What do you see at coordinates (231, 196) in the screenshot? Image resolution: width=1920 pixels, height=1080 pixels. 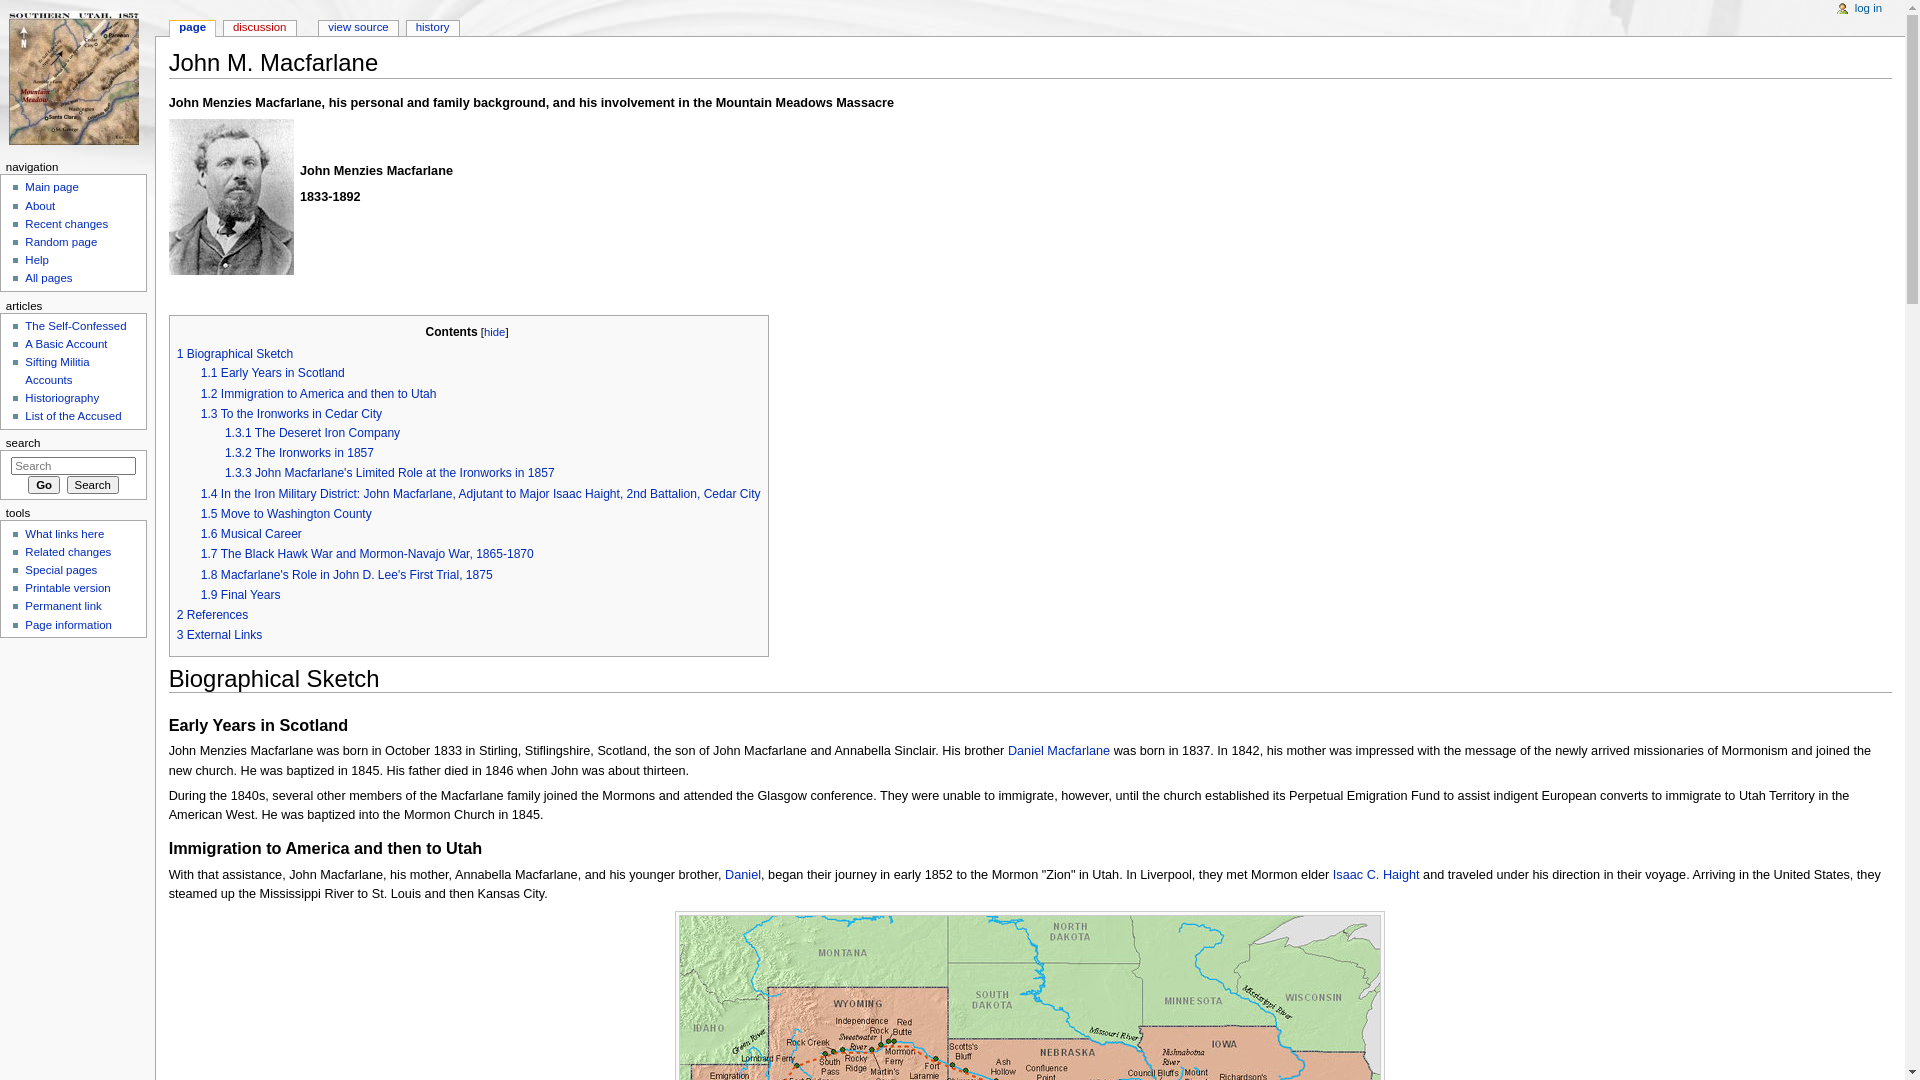 I see `'John m. macfarlane 1b.jpg'` at bounding box center [231, 196].